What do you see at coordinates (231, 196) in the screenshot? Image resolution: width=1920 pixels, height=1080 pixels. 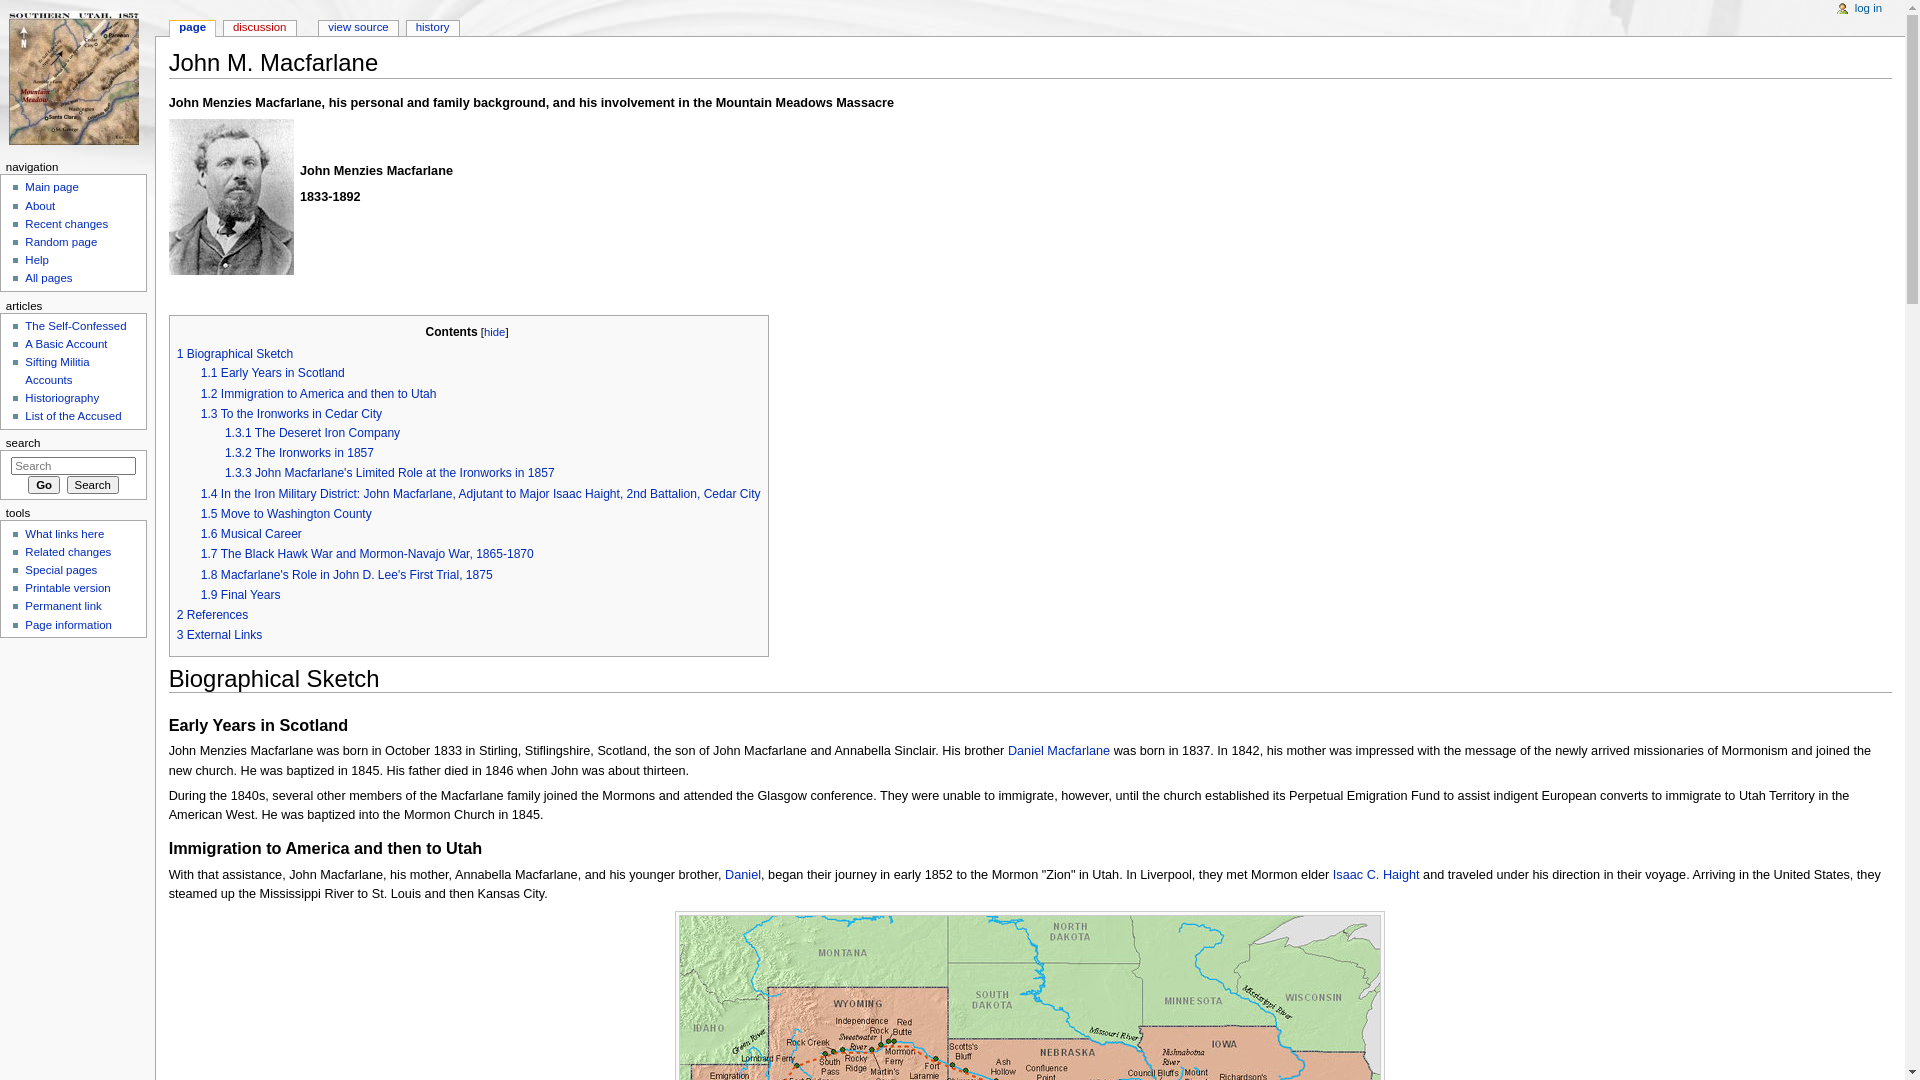 I see `'John m. macfarlane 1b.jpg'` at bounding box center [231, 196].